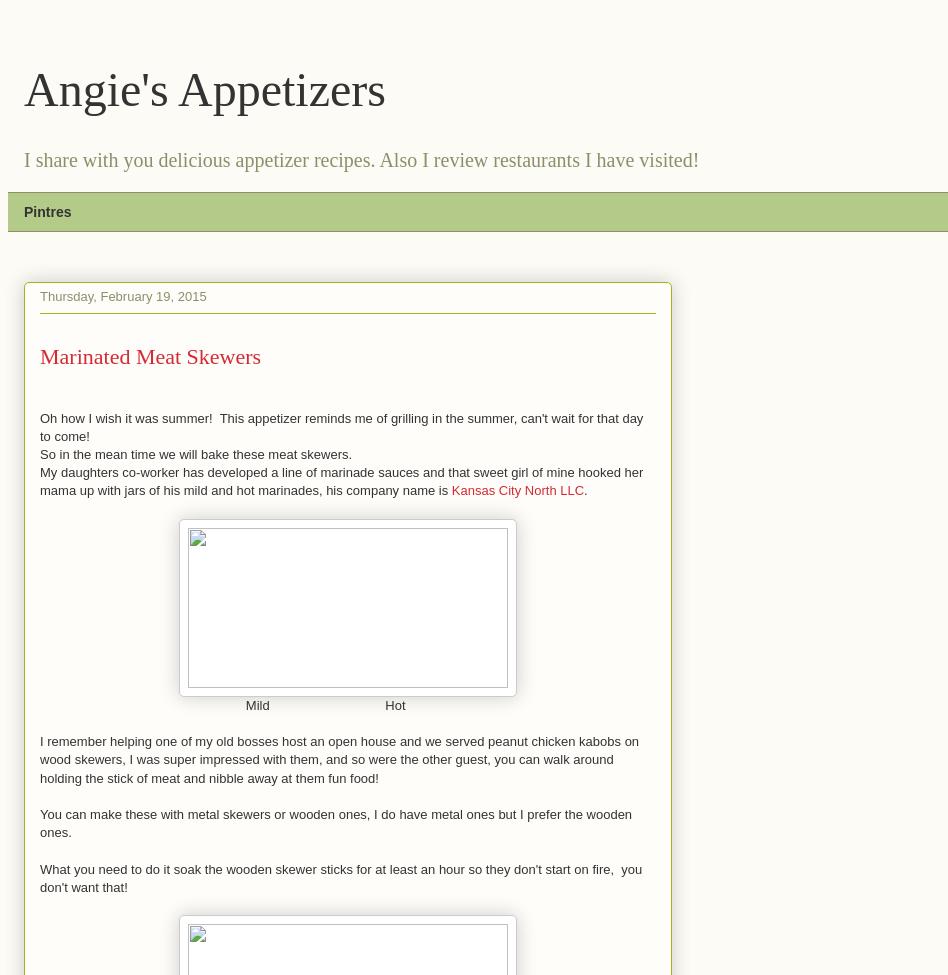 Image resolution: width=948 pixels, height=975 pixels. Describe the element at coordinates (341, 481) in the screenshot. I see `'My daughters co-worker has developed a line of marinade sauces and that sweet girl of mine hooked her mama up with jars of his mild and hot marinades, his company name is'` at that location.